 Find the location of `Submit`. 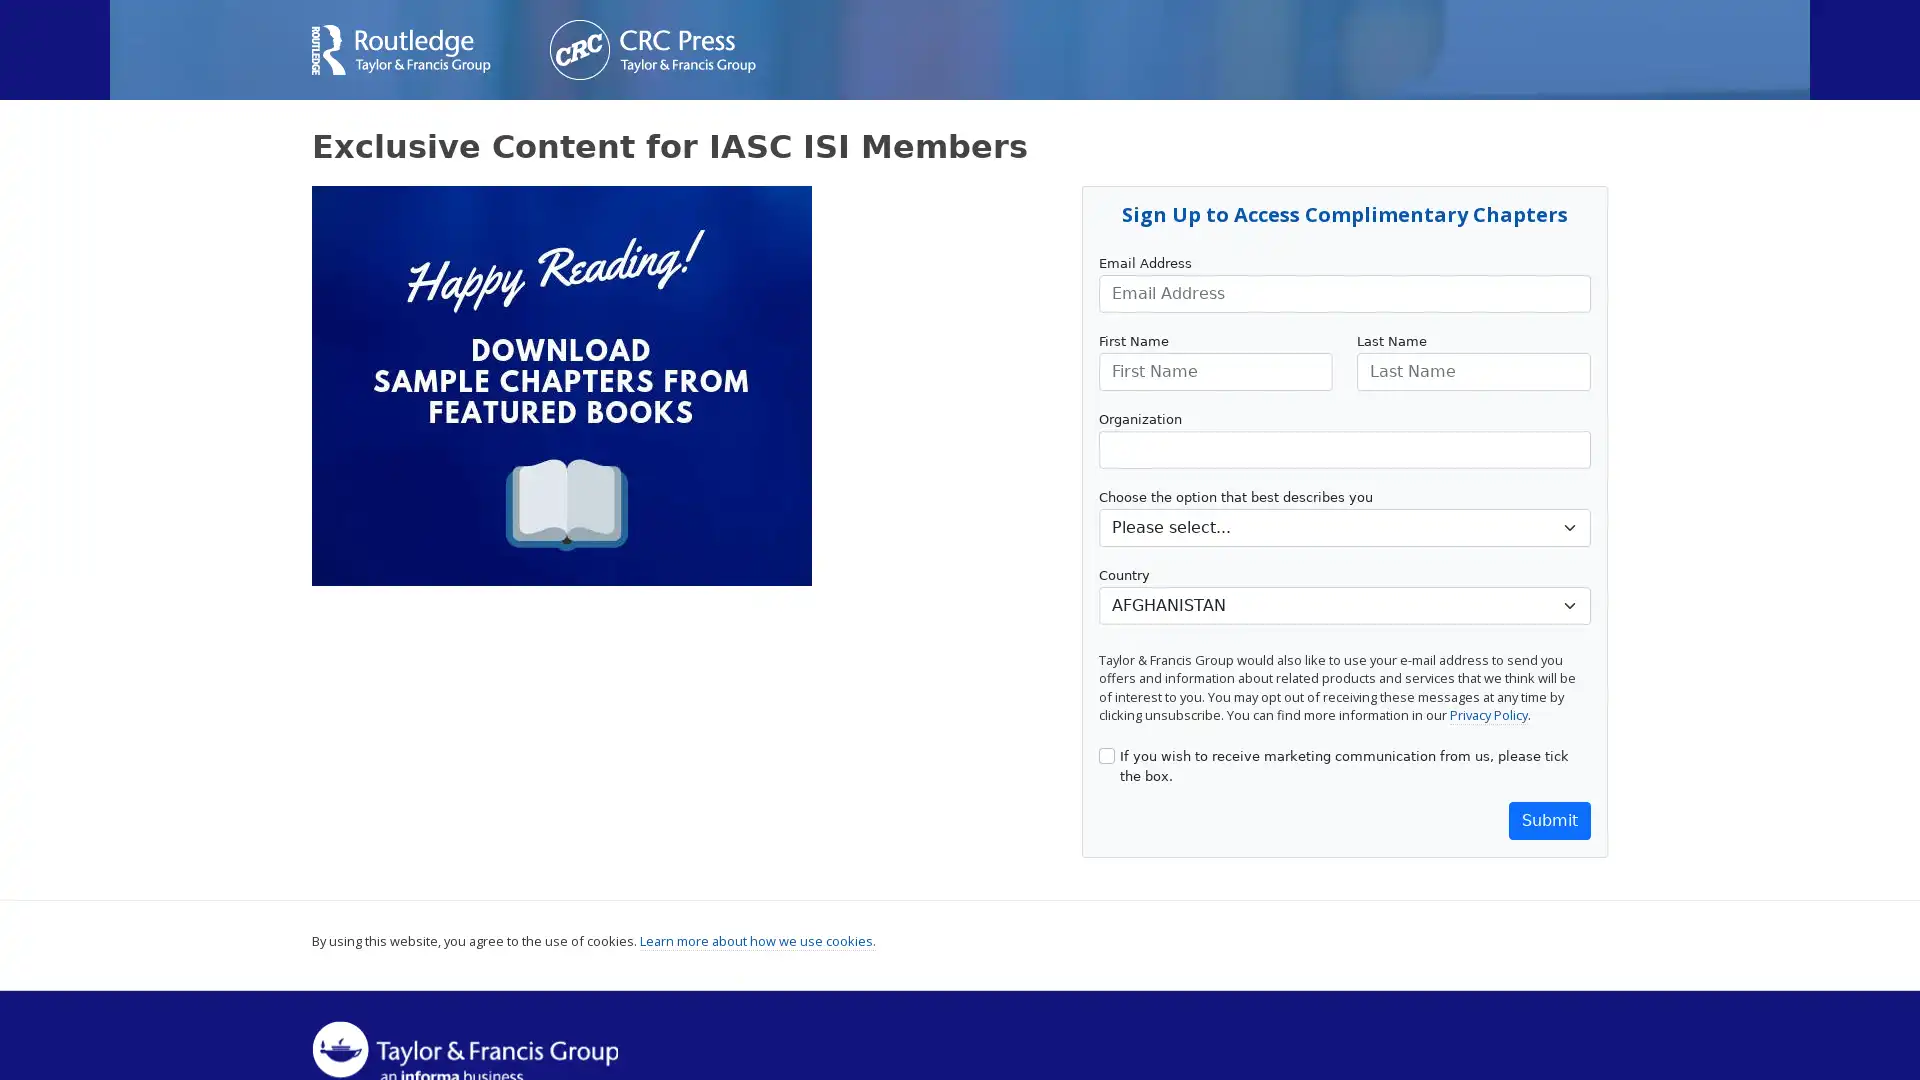

Submit is located at coordinates (1549, 821).